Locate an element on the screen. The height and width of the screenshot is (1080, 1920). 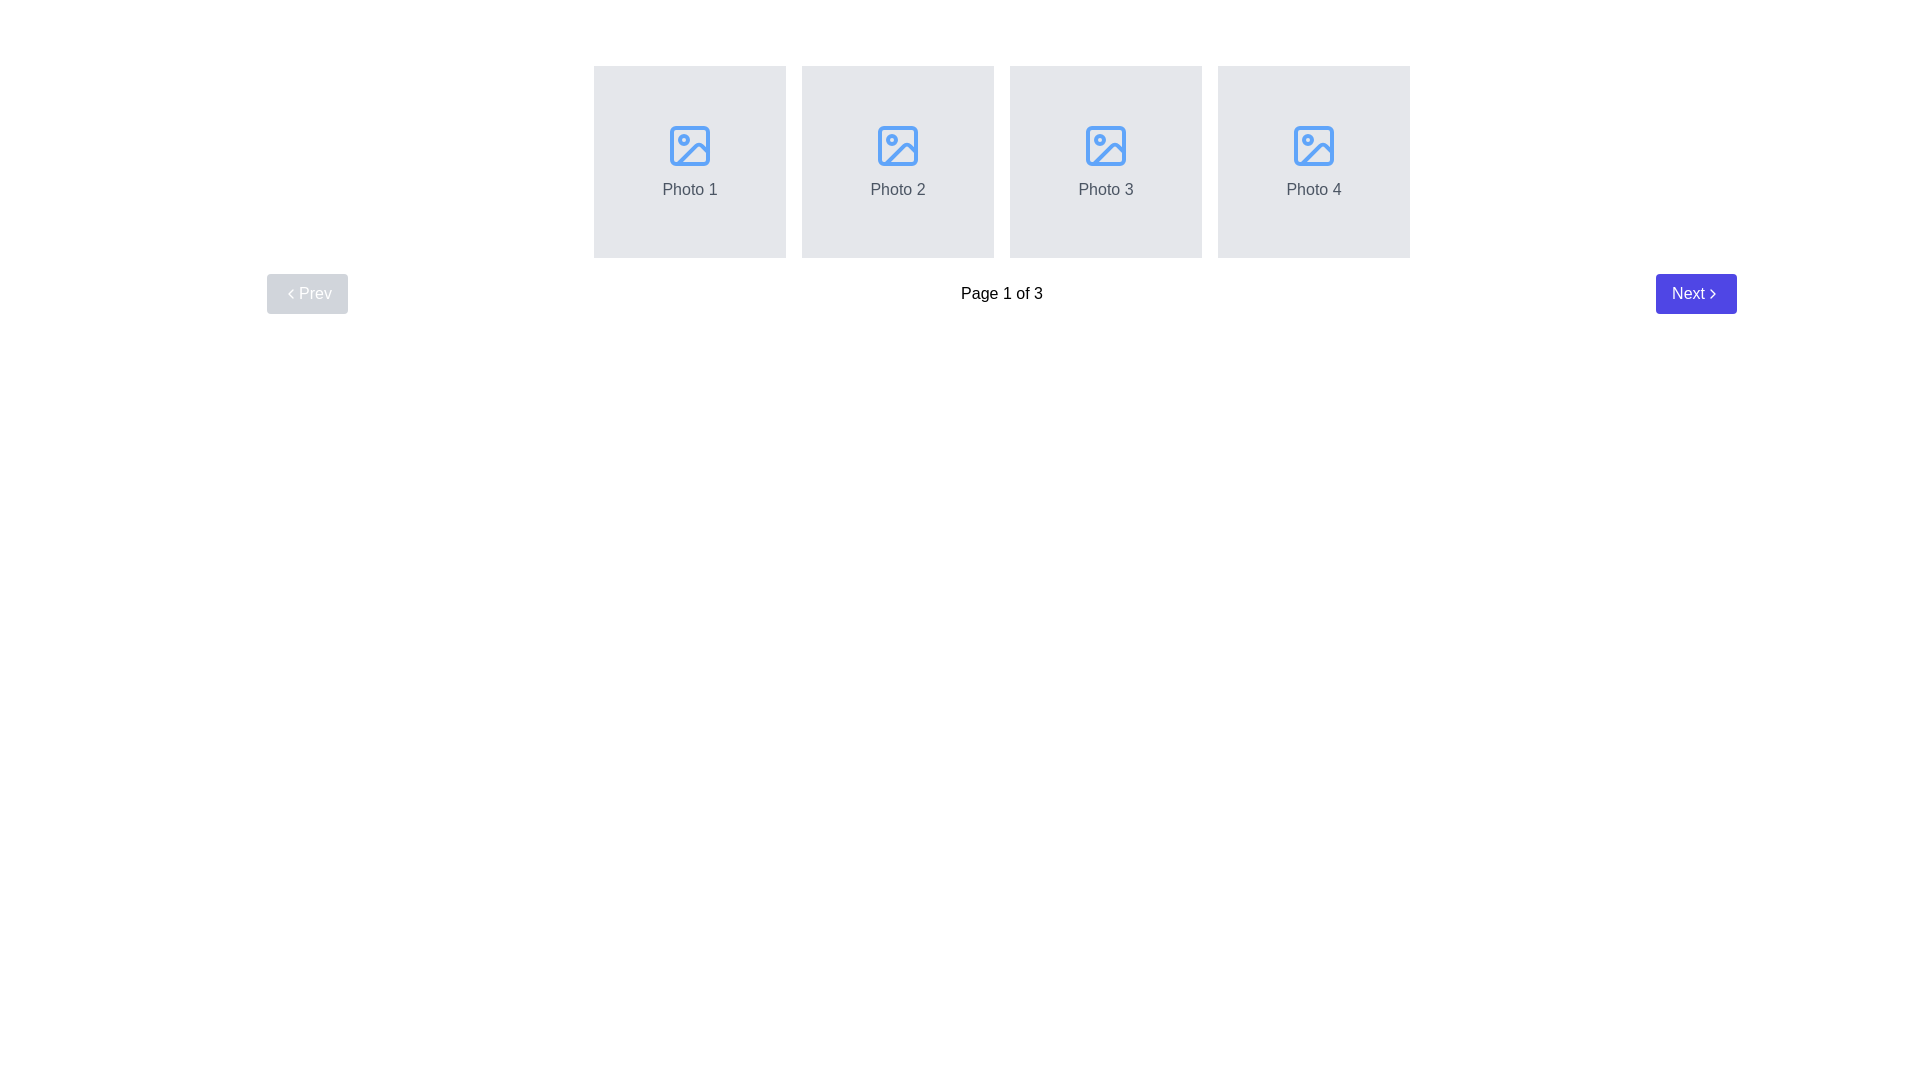
the decorative part of the icon representing photo content located in the fourth photo tile marked as 'Photo 4' in the horizontal list of photo tiles at the top of the interface is located at coordinates (1314, 145).